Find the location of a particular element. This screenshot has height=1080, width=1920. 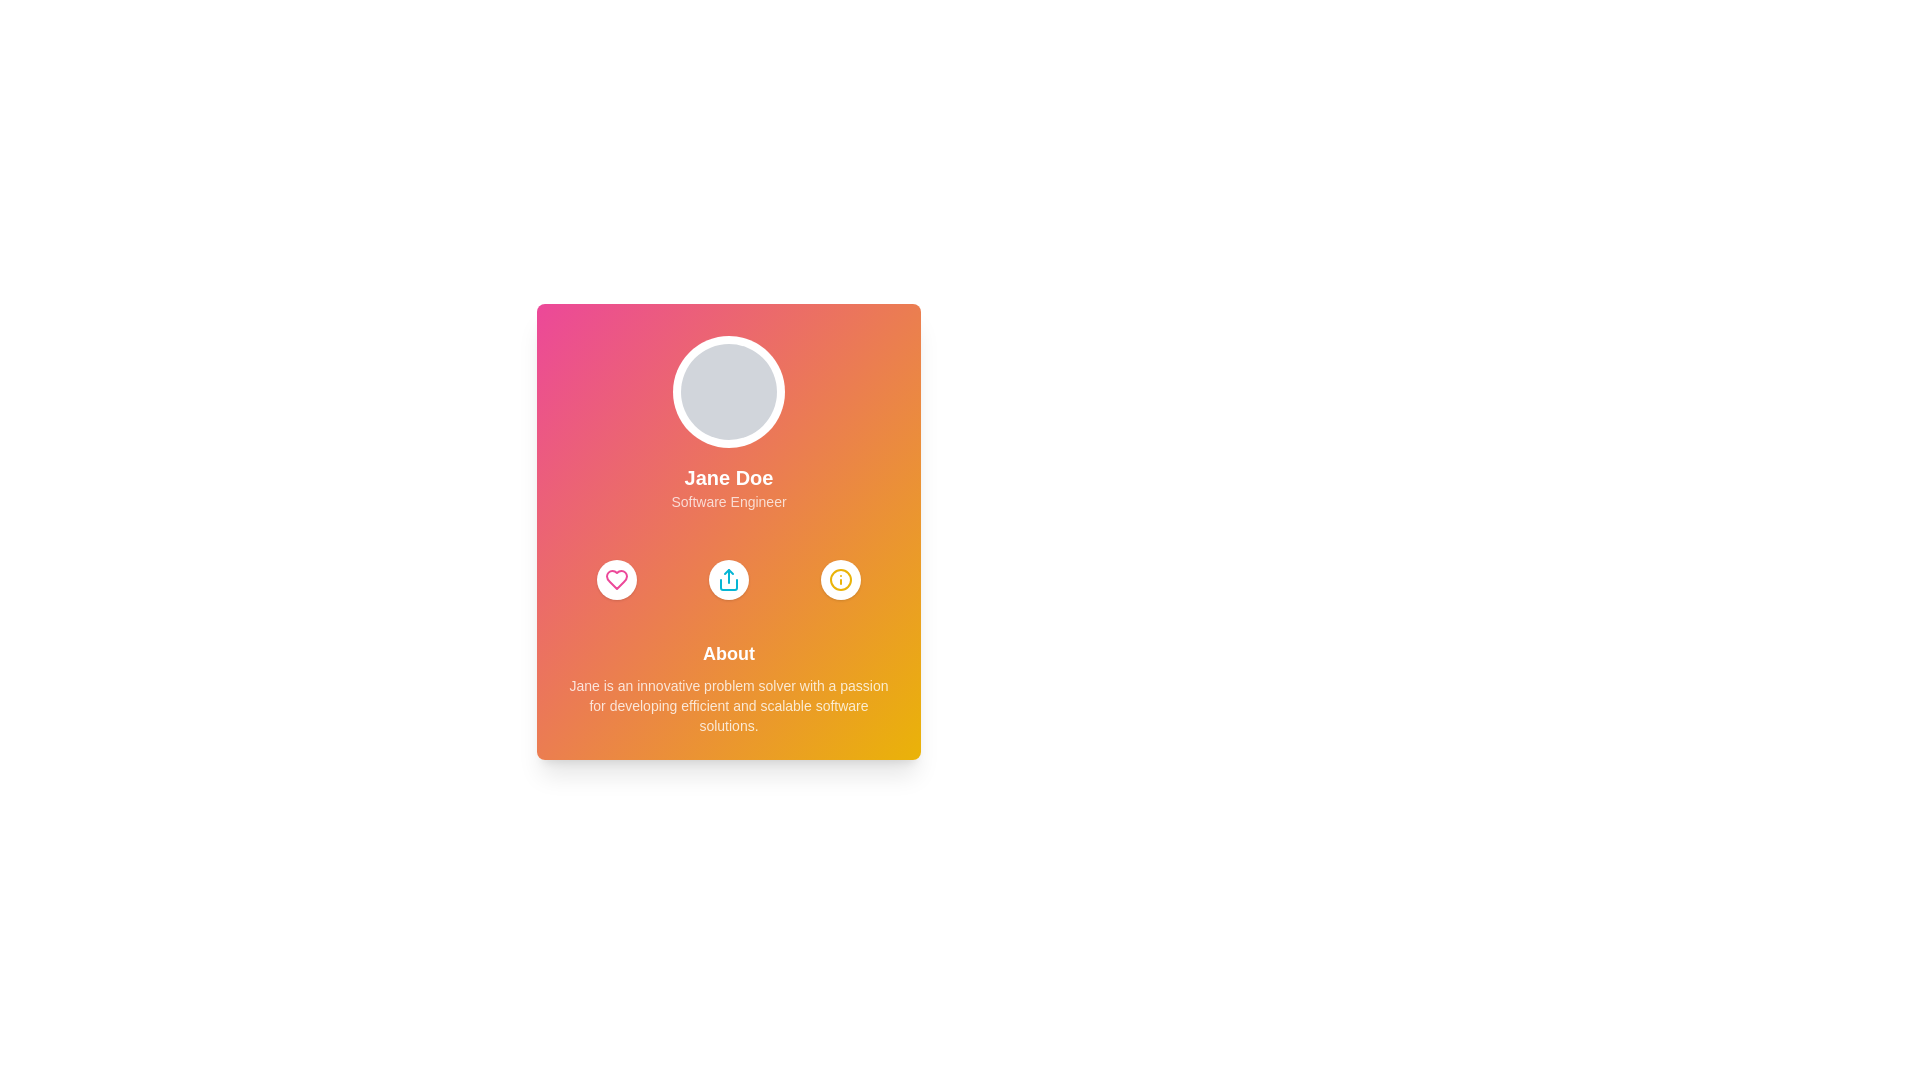

the heart-shaped pink icon with rounded edges located beneath the profile image and name is located at coordinates (616, 579).